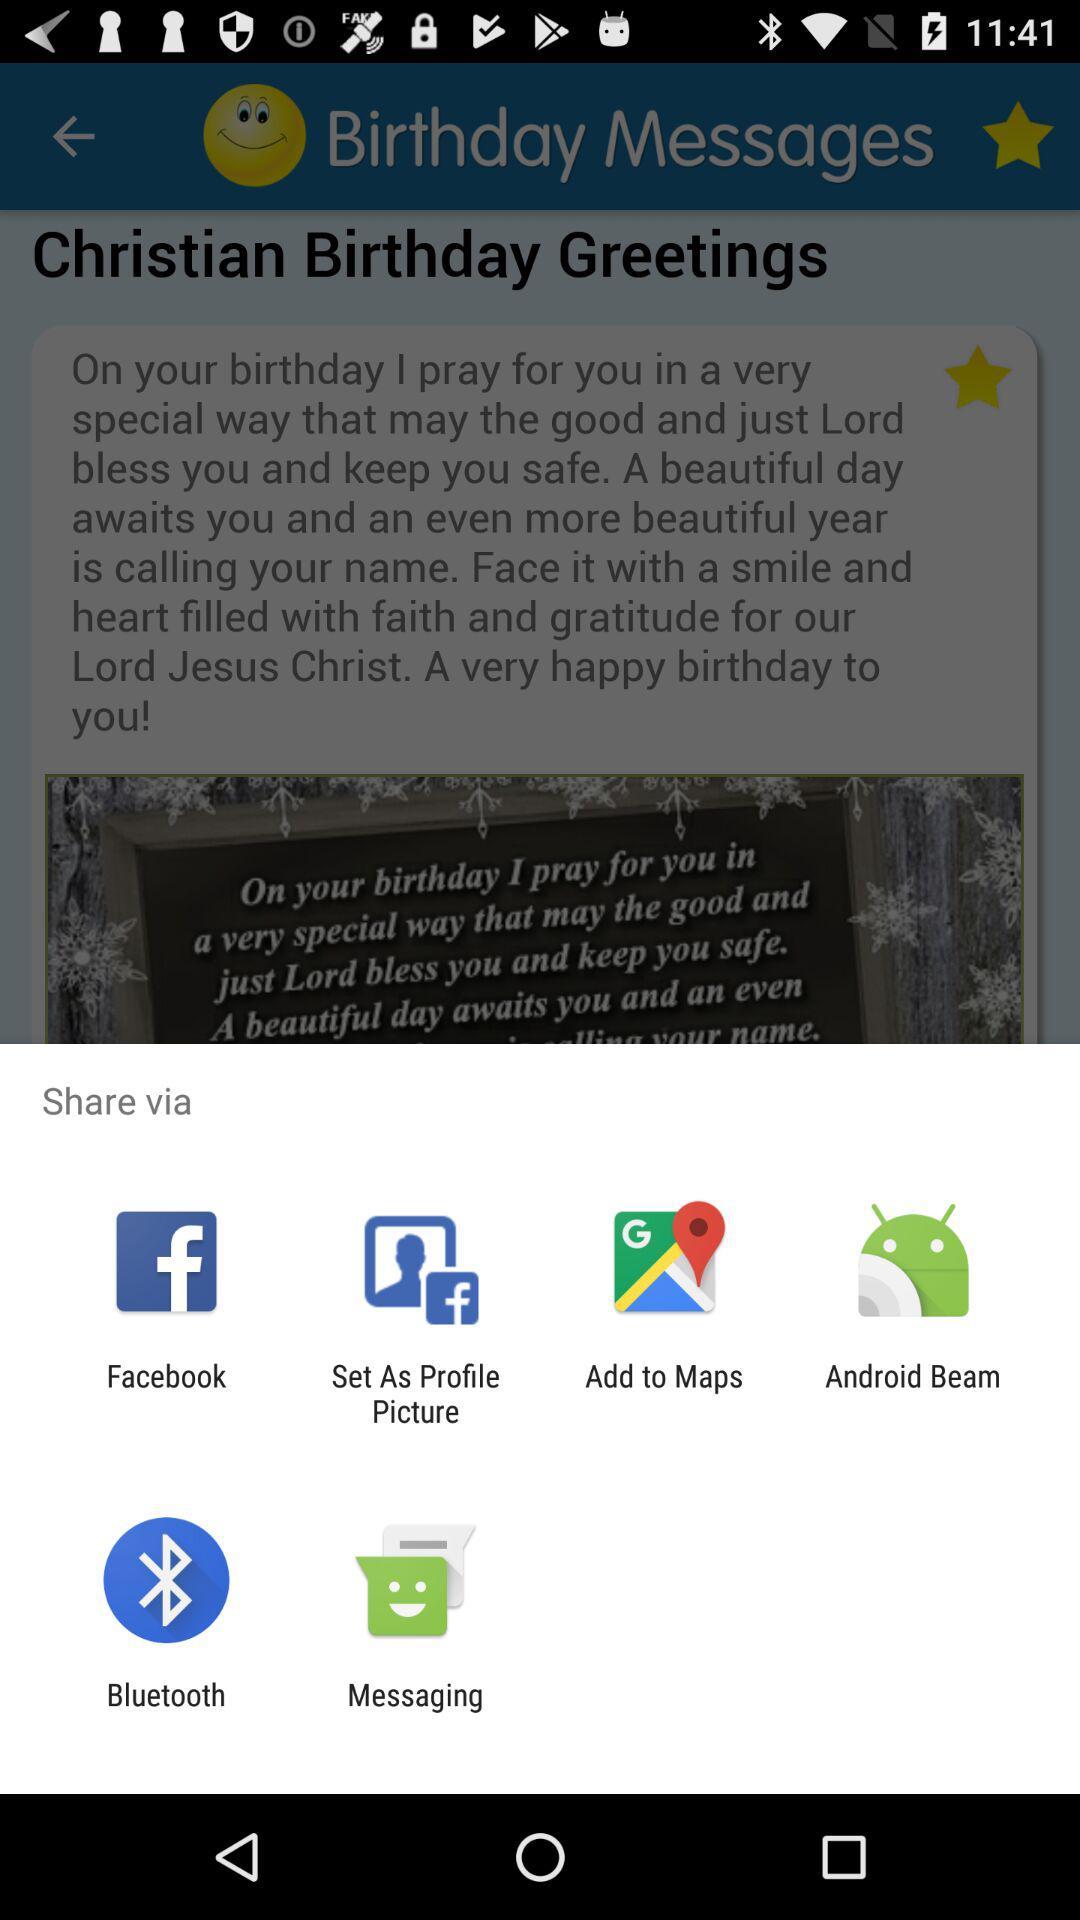  What do you see at coordinates (414, 1392) in the screenshot?
I see `the icon next to add to maps app` at bounding box center [414, 1392].